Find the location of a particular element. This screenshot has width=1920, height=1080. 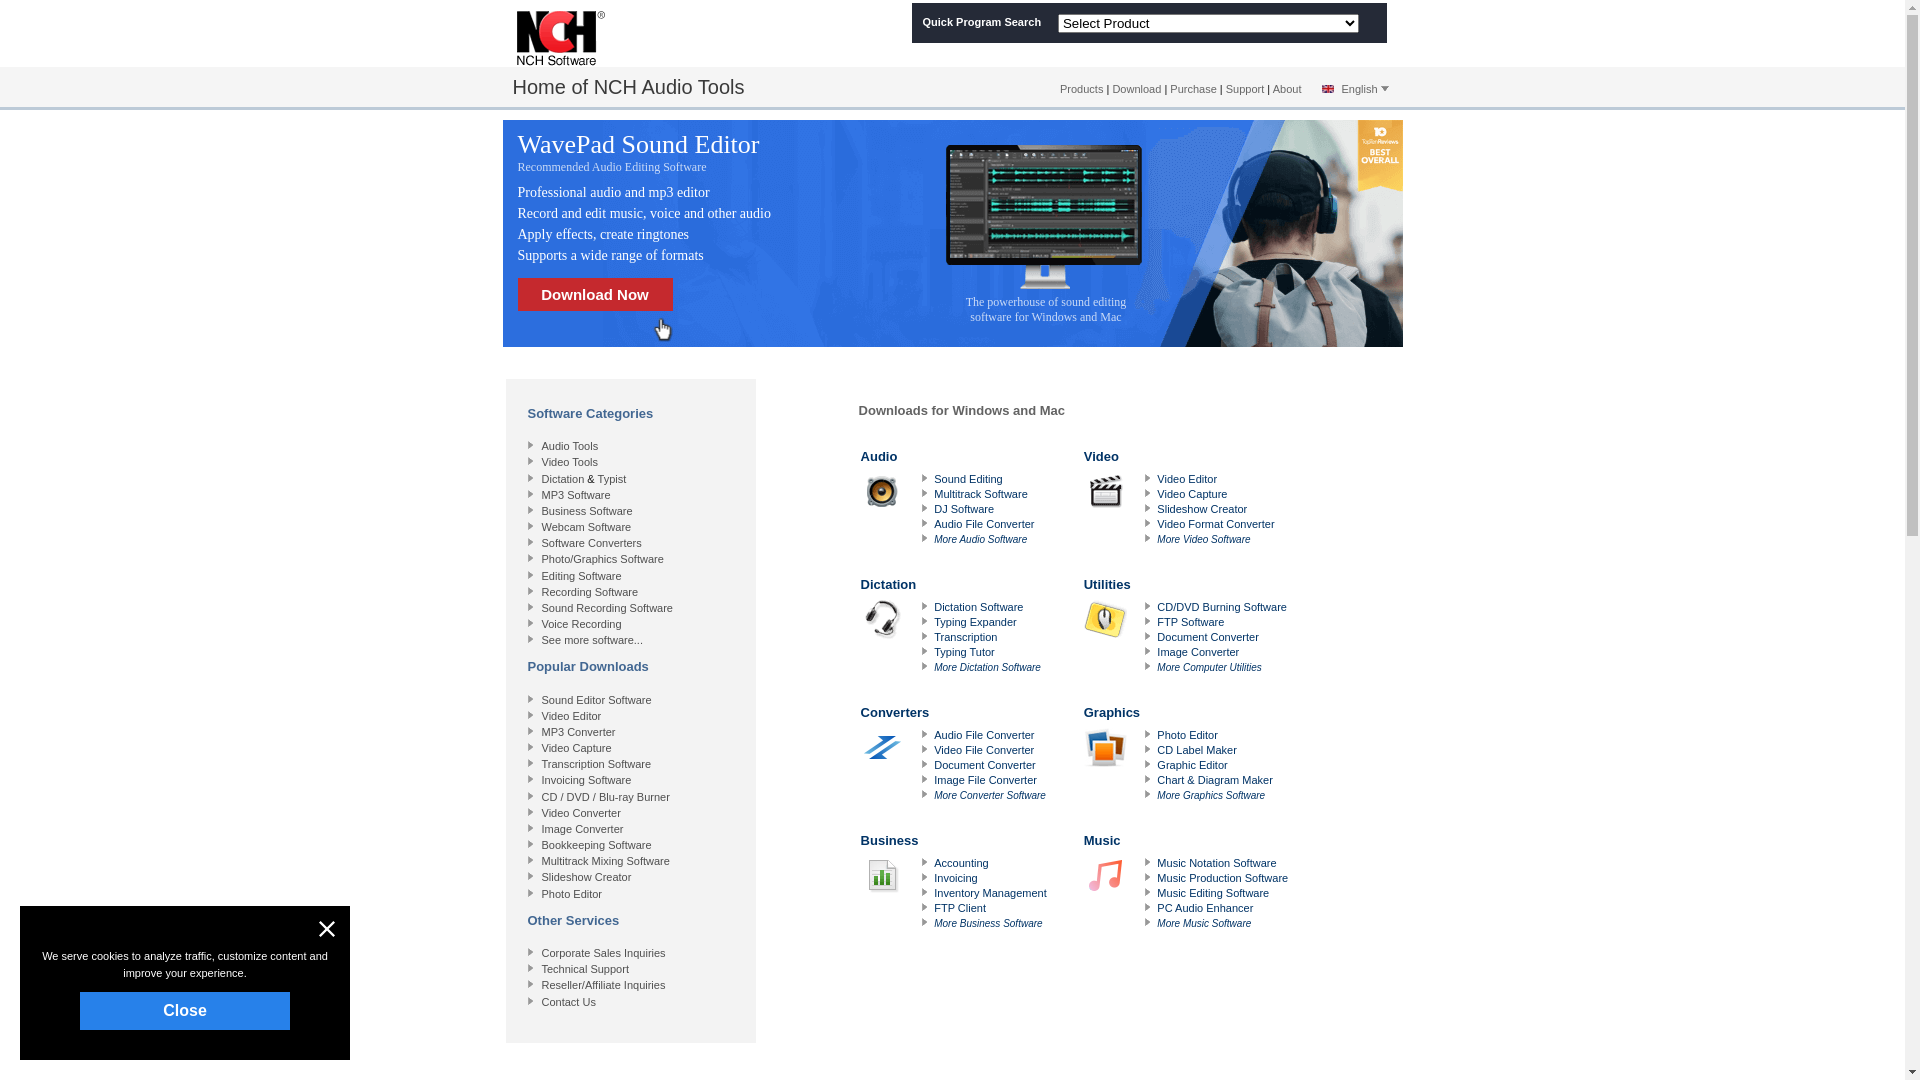

'Typist' is located at coordinates (611, 478).